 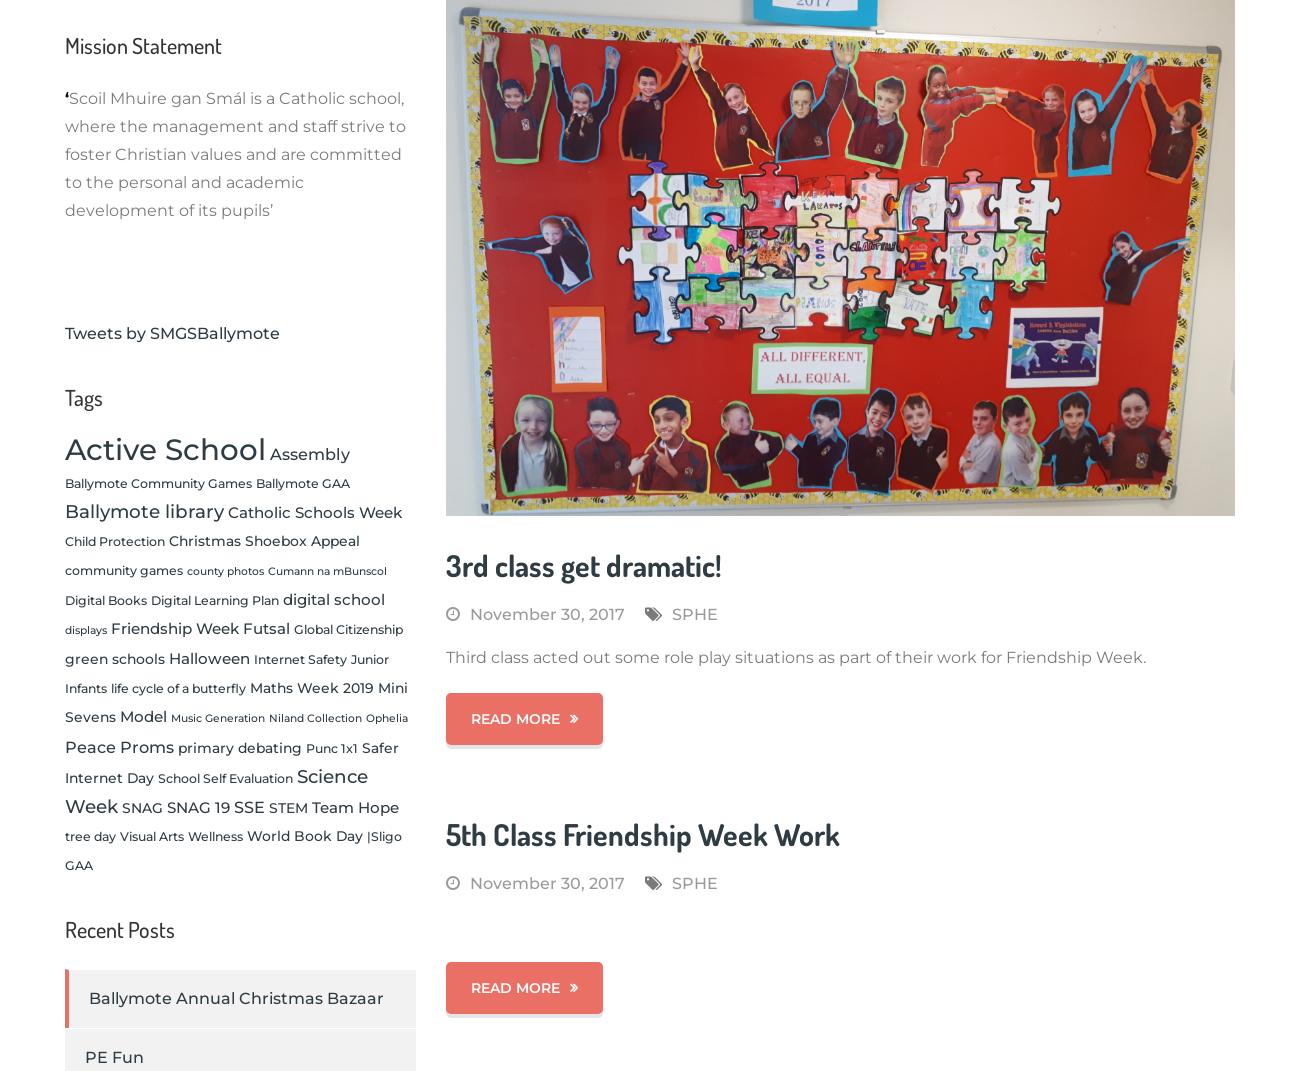 I want to click on 'Ballymote library', so click(x=143, y=510).